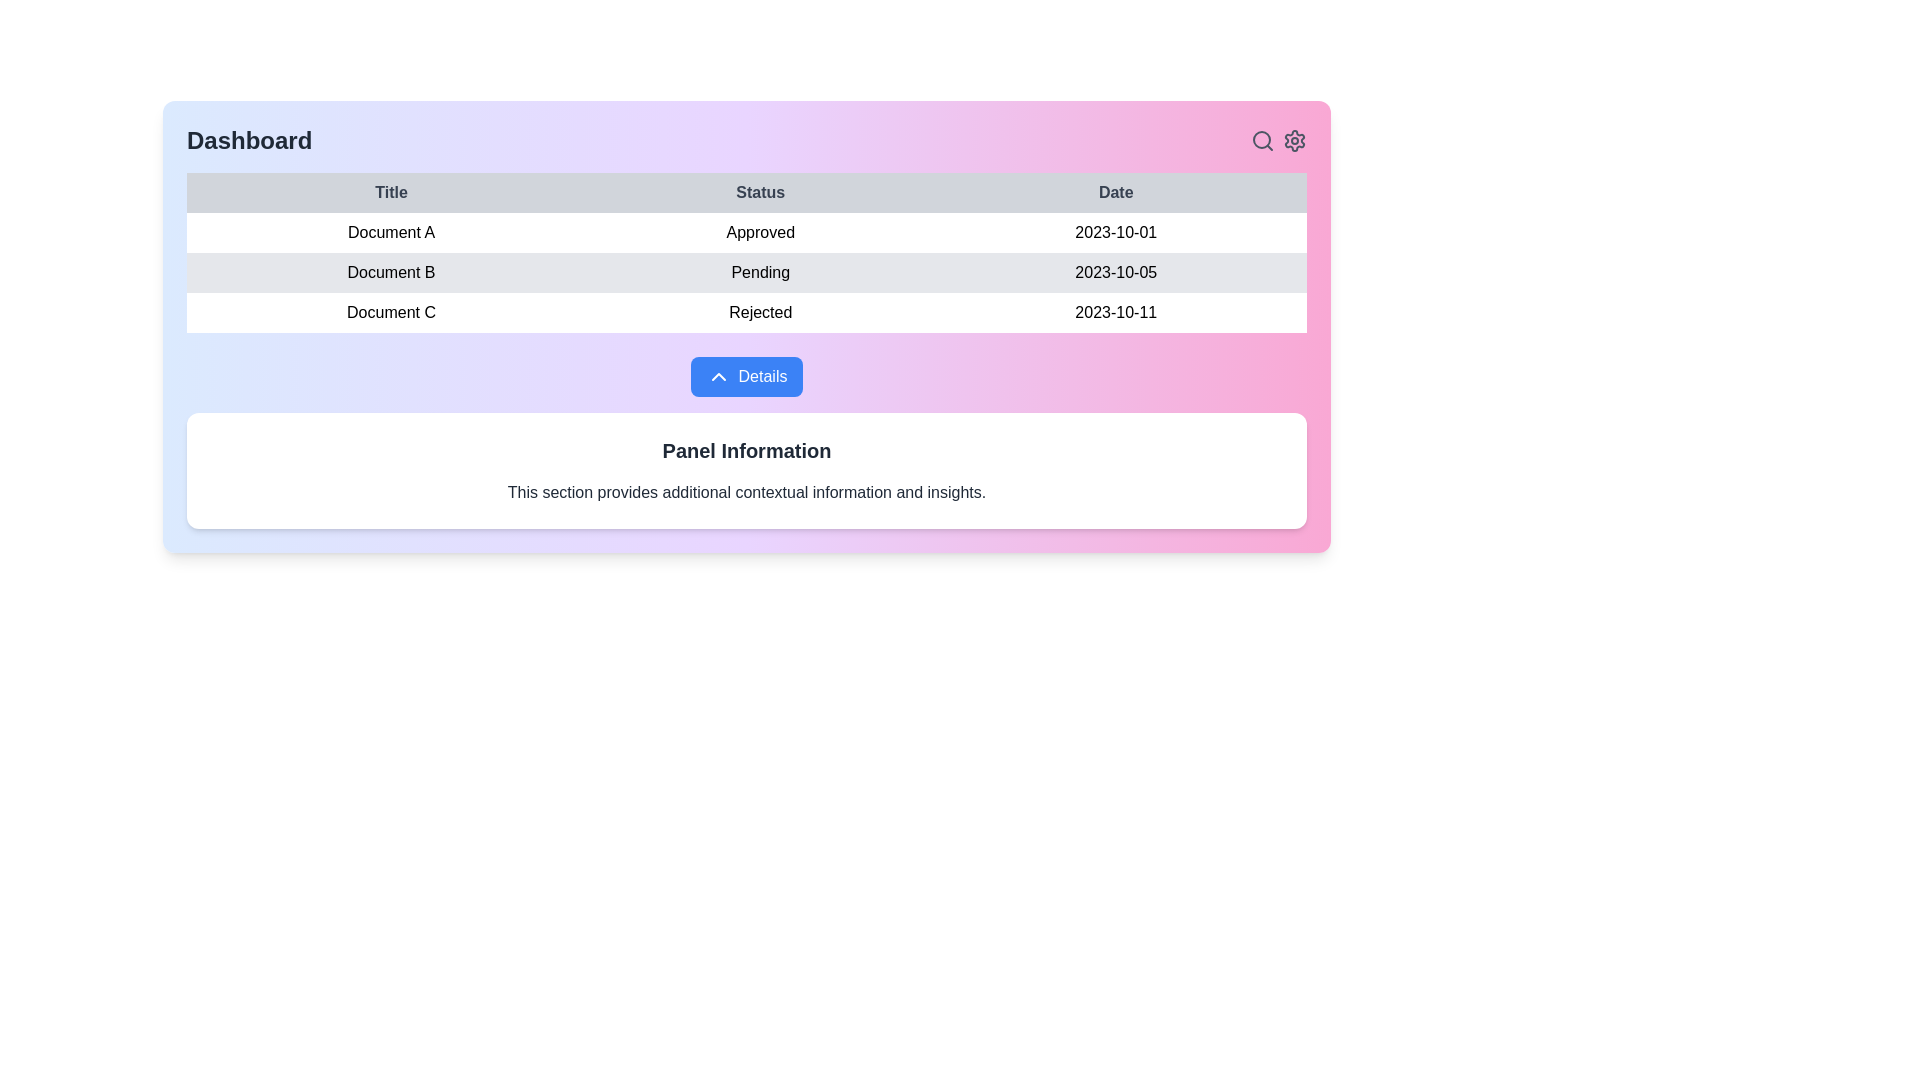 Image resolution: width=1920 pixels, height=1080 pixels. I want to click on the text heading that serves as a title for the interface section, which is positioned at the top left of the card-like structure, so click(248, 140).